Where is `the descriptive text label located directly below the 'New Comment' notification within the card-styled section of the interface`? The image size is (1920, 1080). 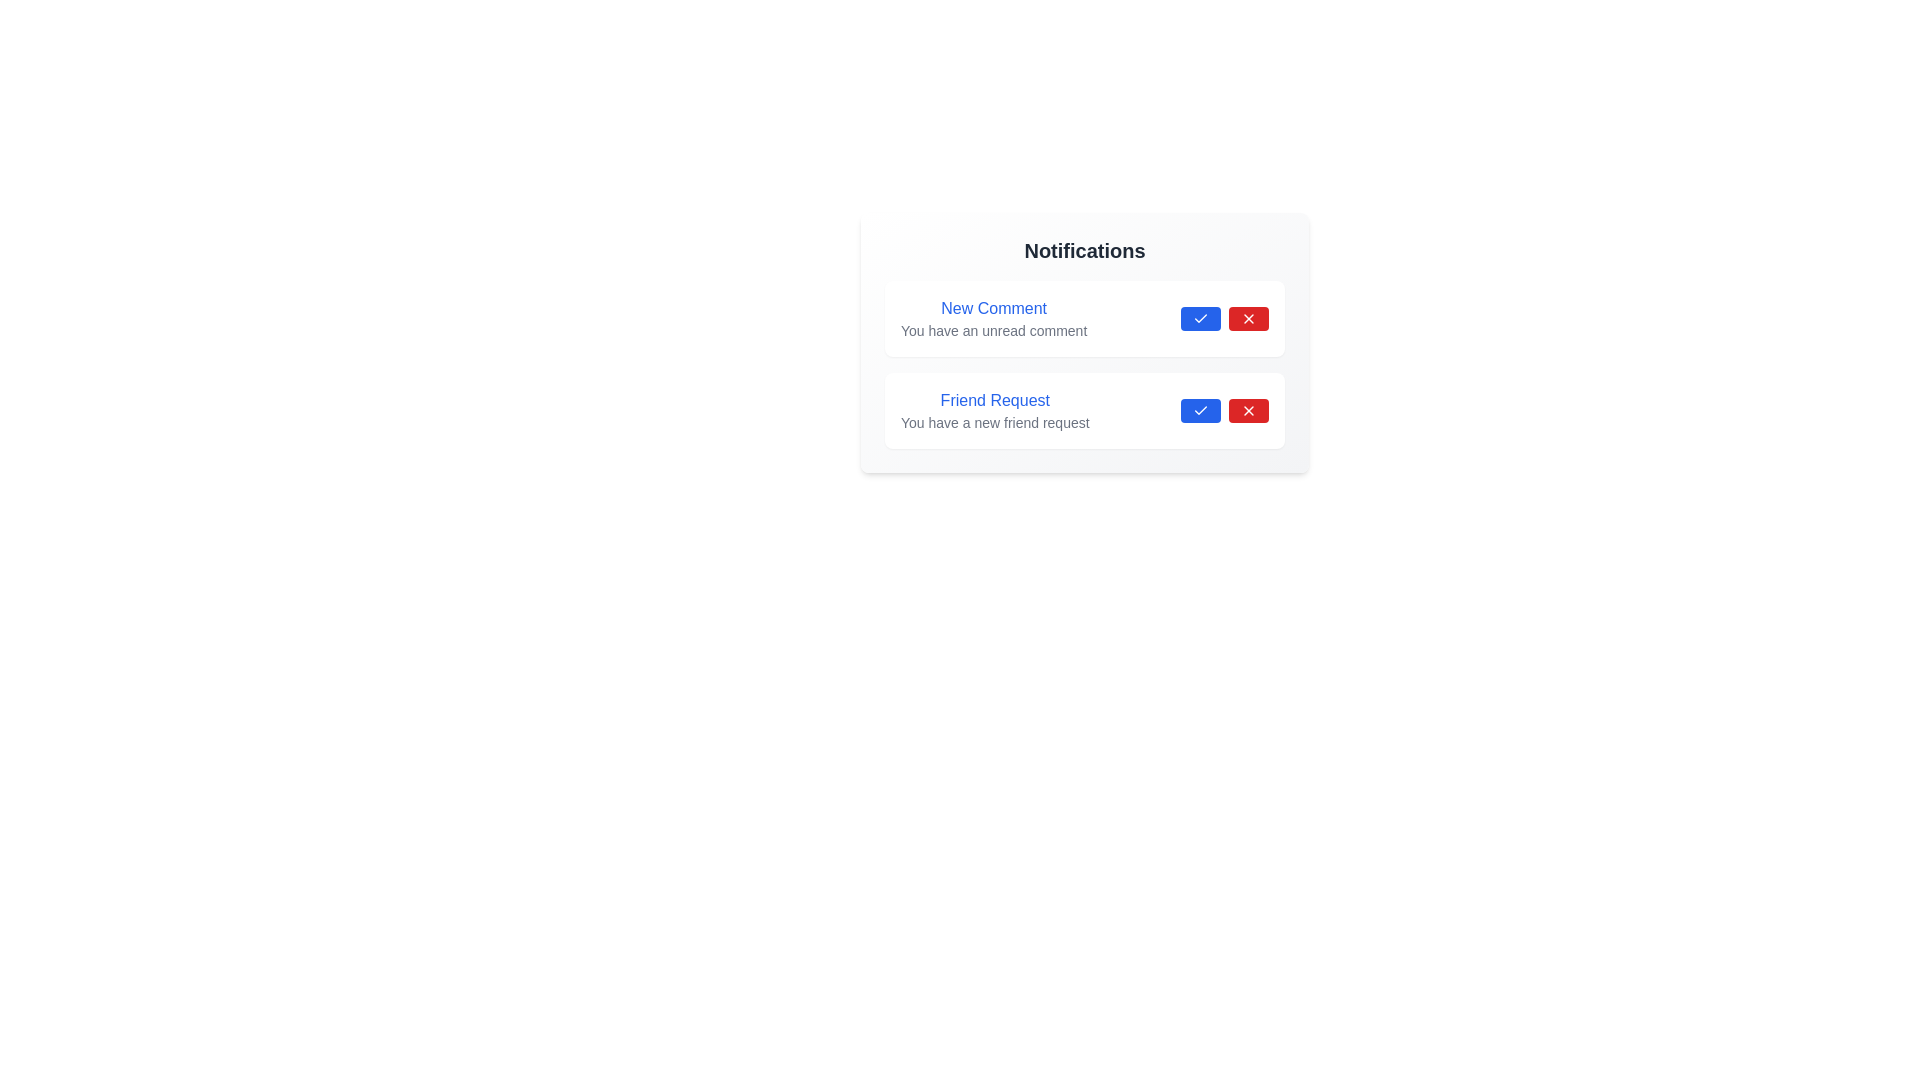 the descriptive text label located directly below the 'New Comment' notification within the card-styled section of the interface is located at coordinates (994, 330).